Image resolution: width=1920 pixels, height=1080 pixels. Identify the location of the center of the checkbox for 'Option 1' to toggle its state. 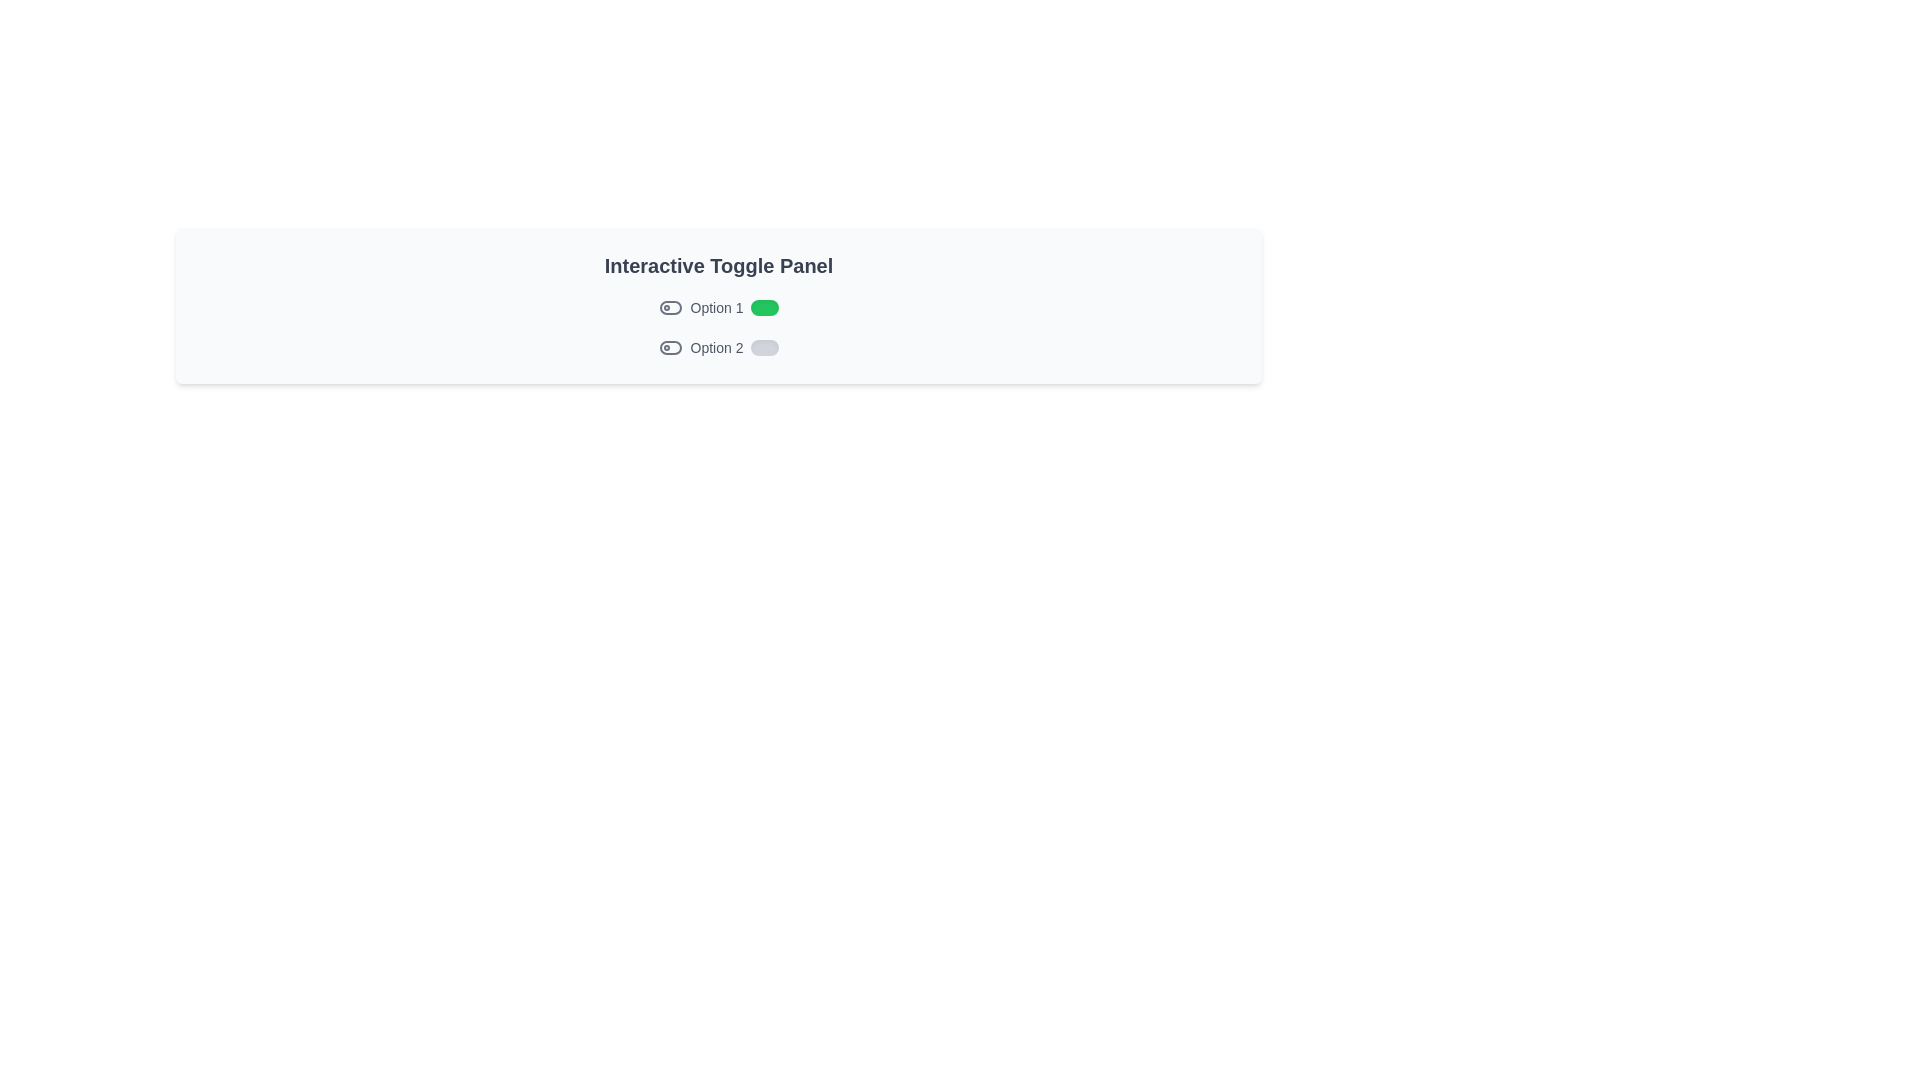
(764, 308).